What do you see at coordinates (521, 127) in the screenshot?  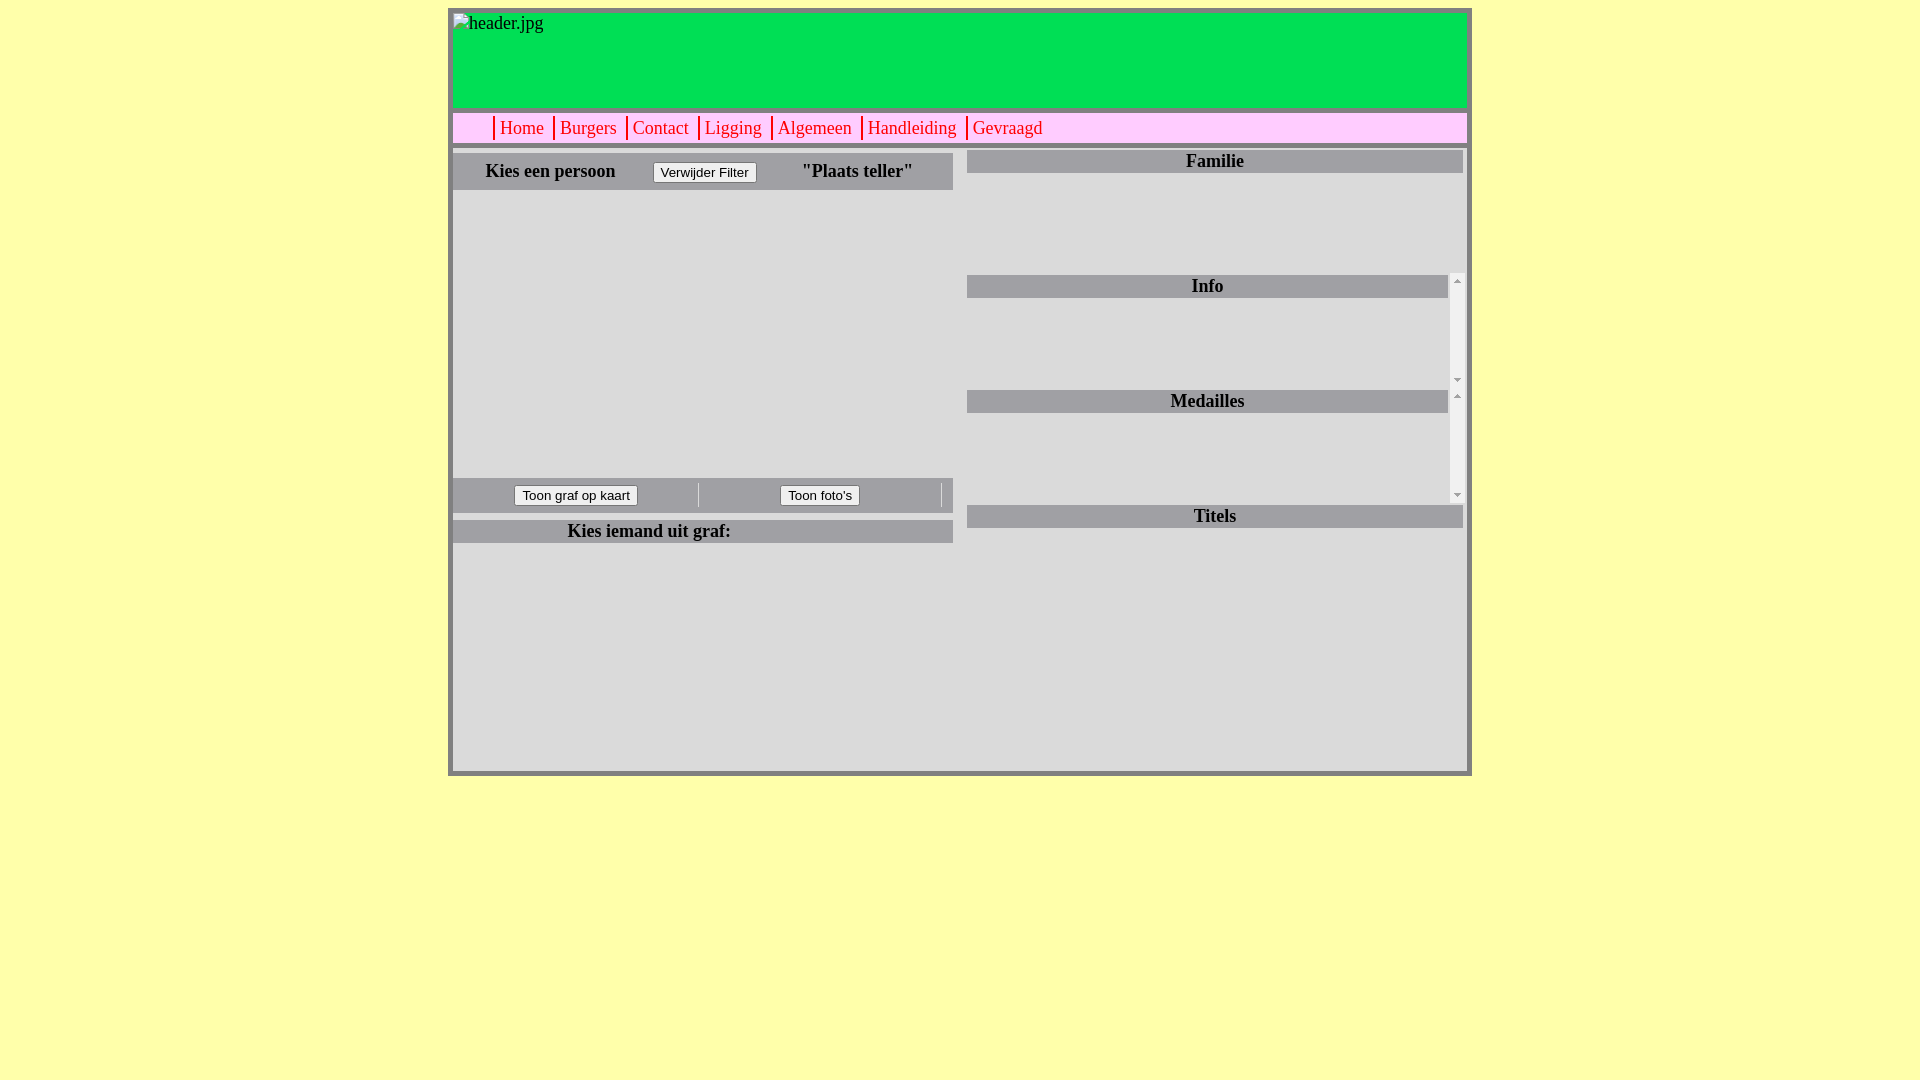 I see `'Home'` at bounding box center [521, 127].